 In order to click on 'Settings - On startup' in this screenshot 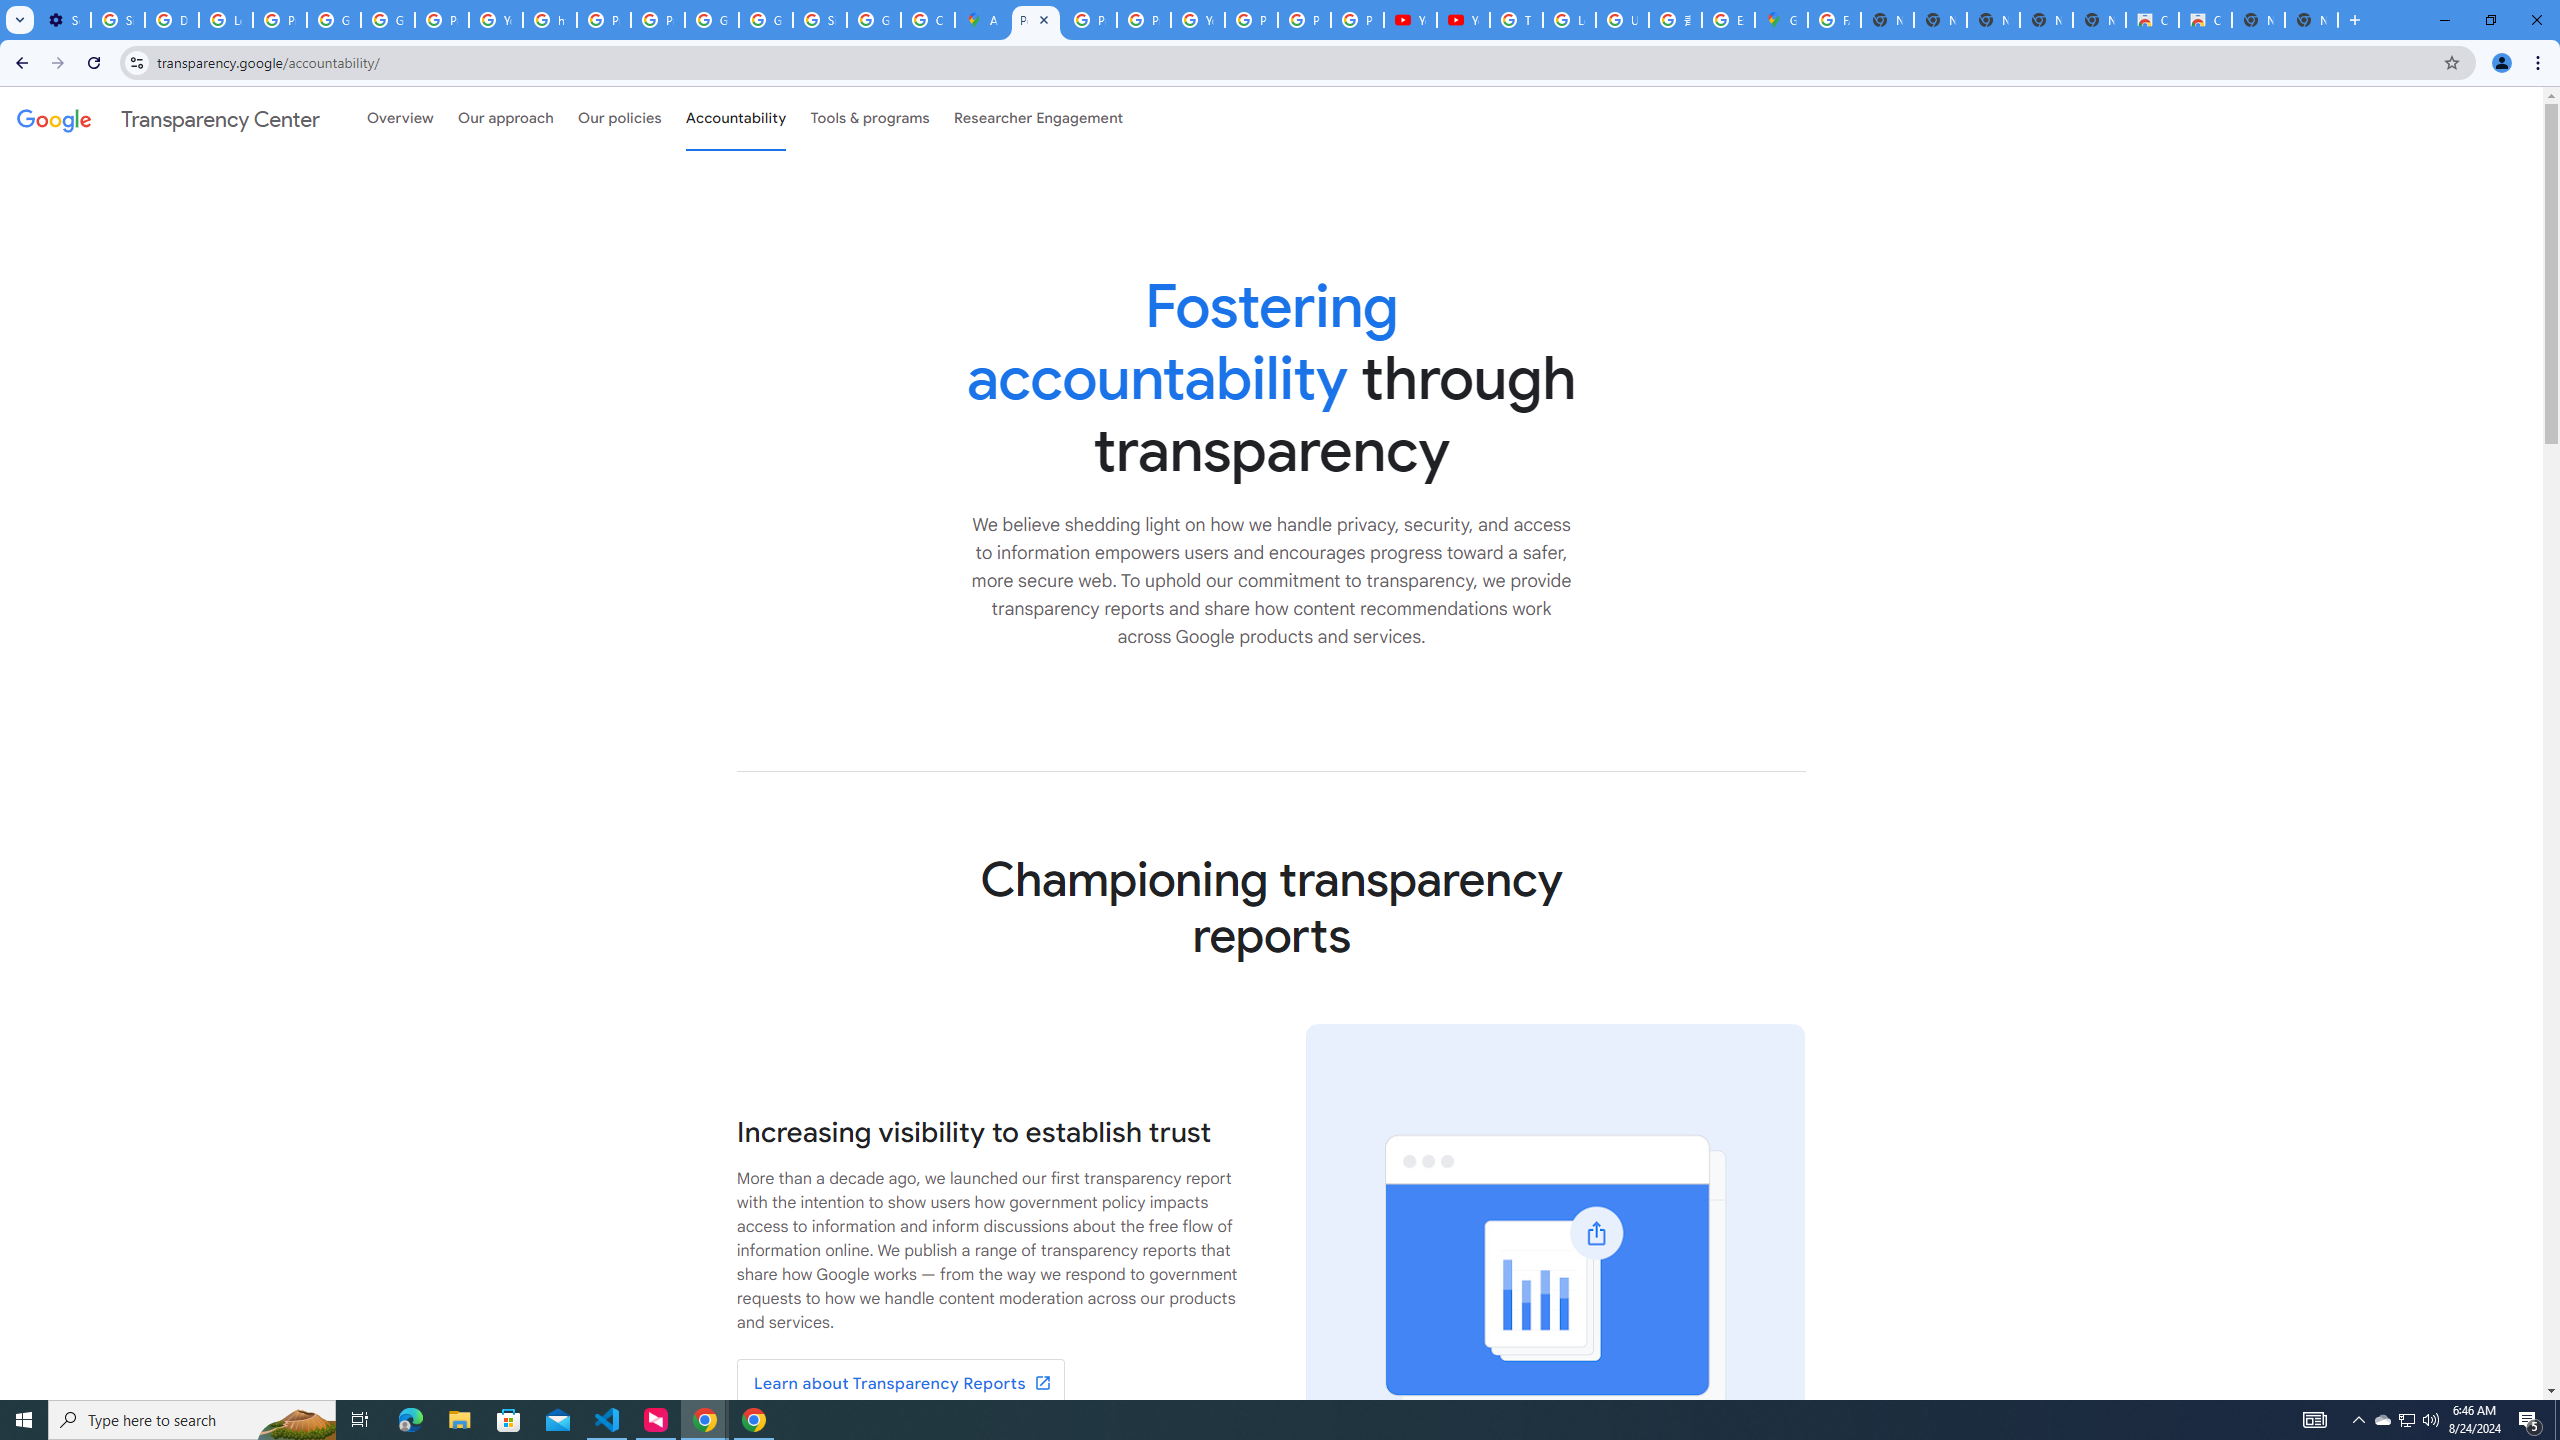, I will do `click(64, 19)`.